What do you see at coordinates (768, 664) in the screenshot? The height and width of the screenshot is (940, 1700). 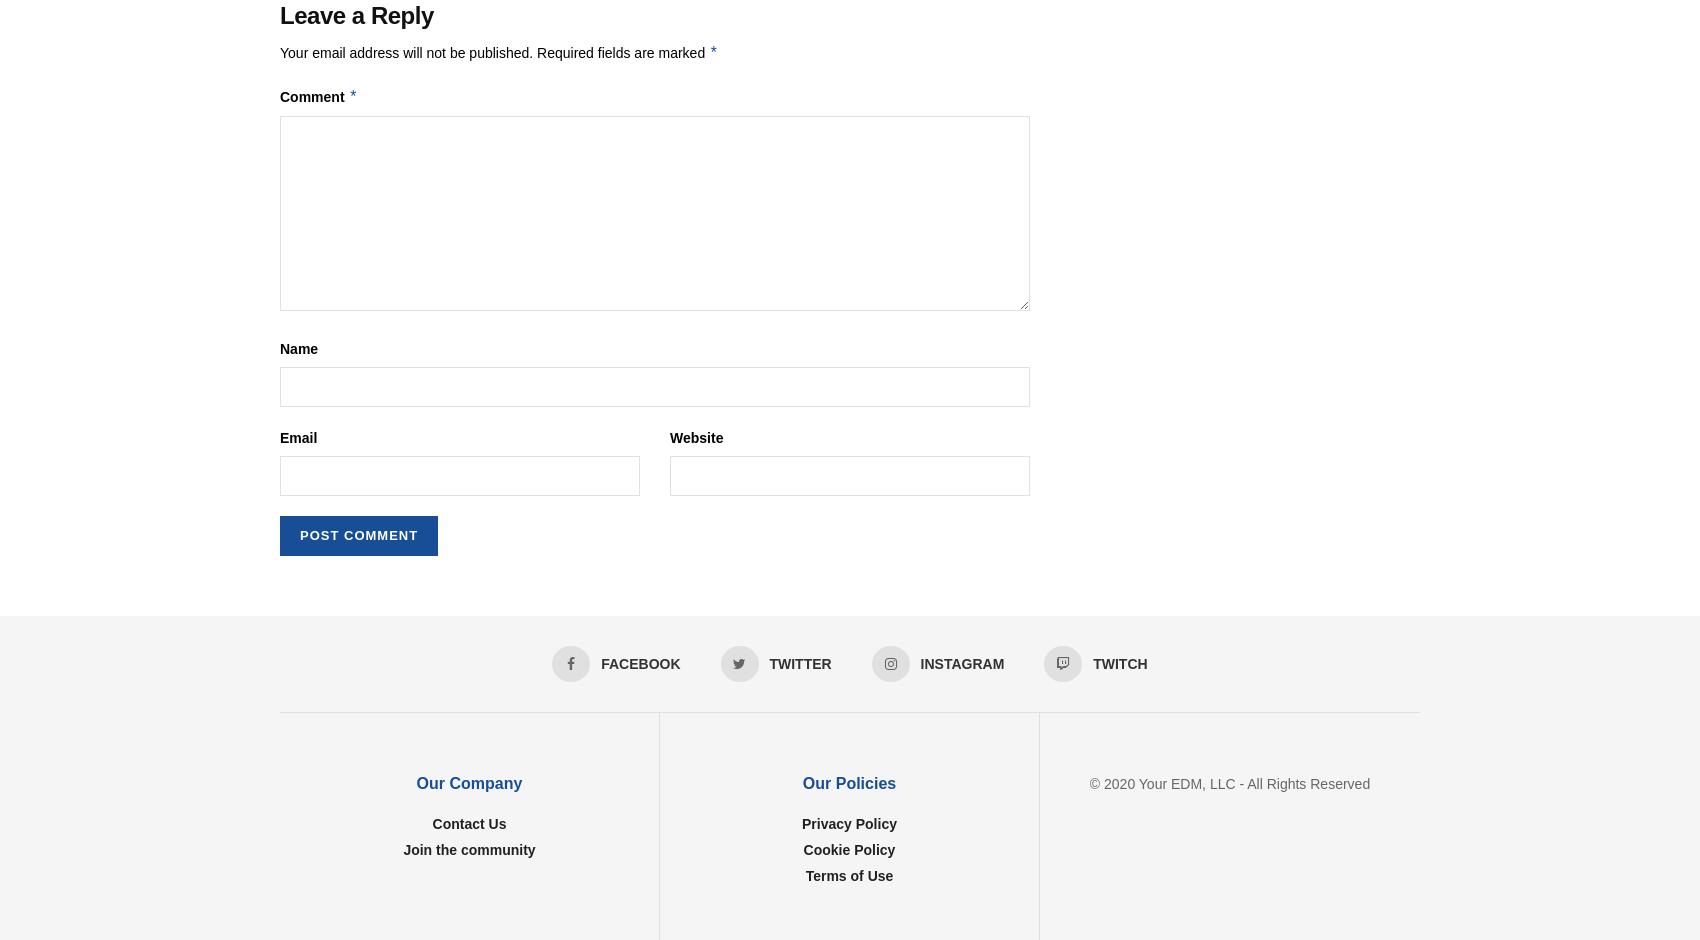 I see `'Twitter'` at bounding box center [768, 664].